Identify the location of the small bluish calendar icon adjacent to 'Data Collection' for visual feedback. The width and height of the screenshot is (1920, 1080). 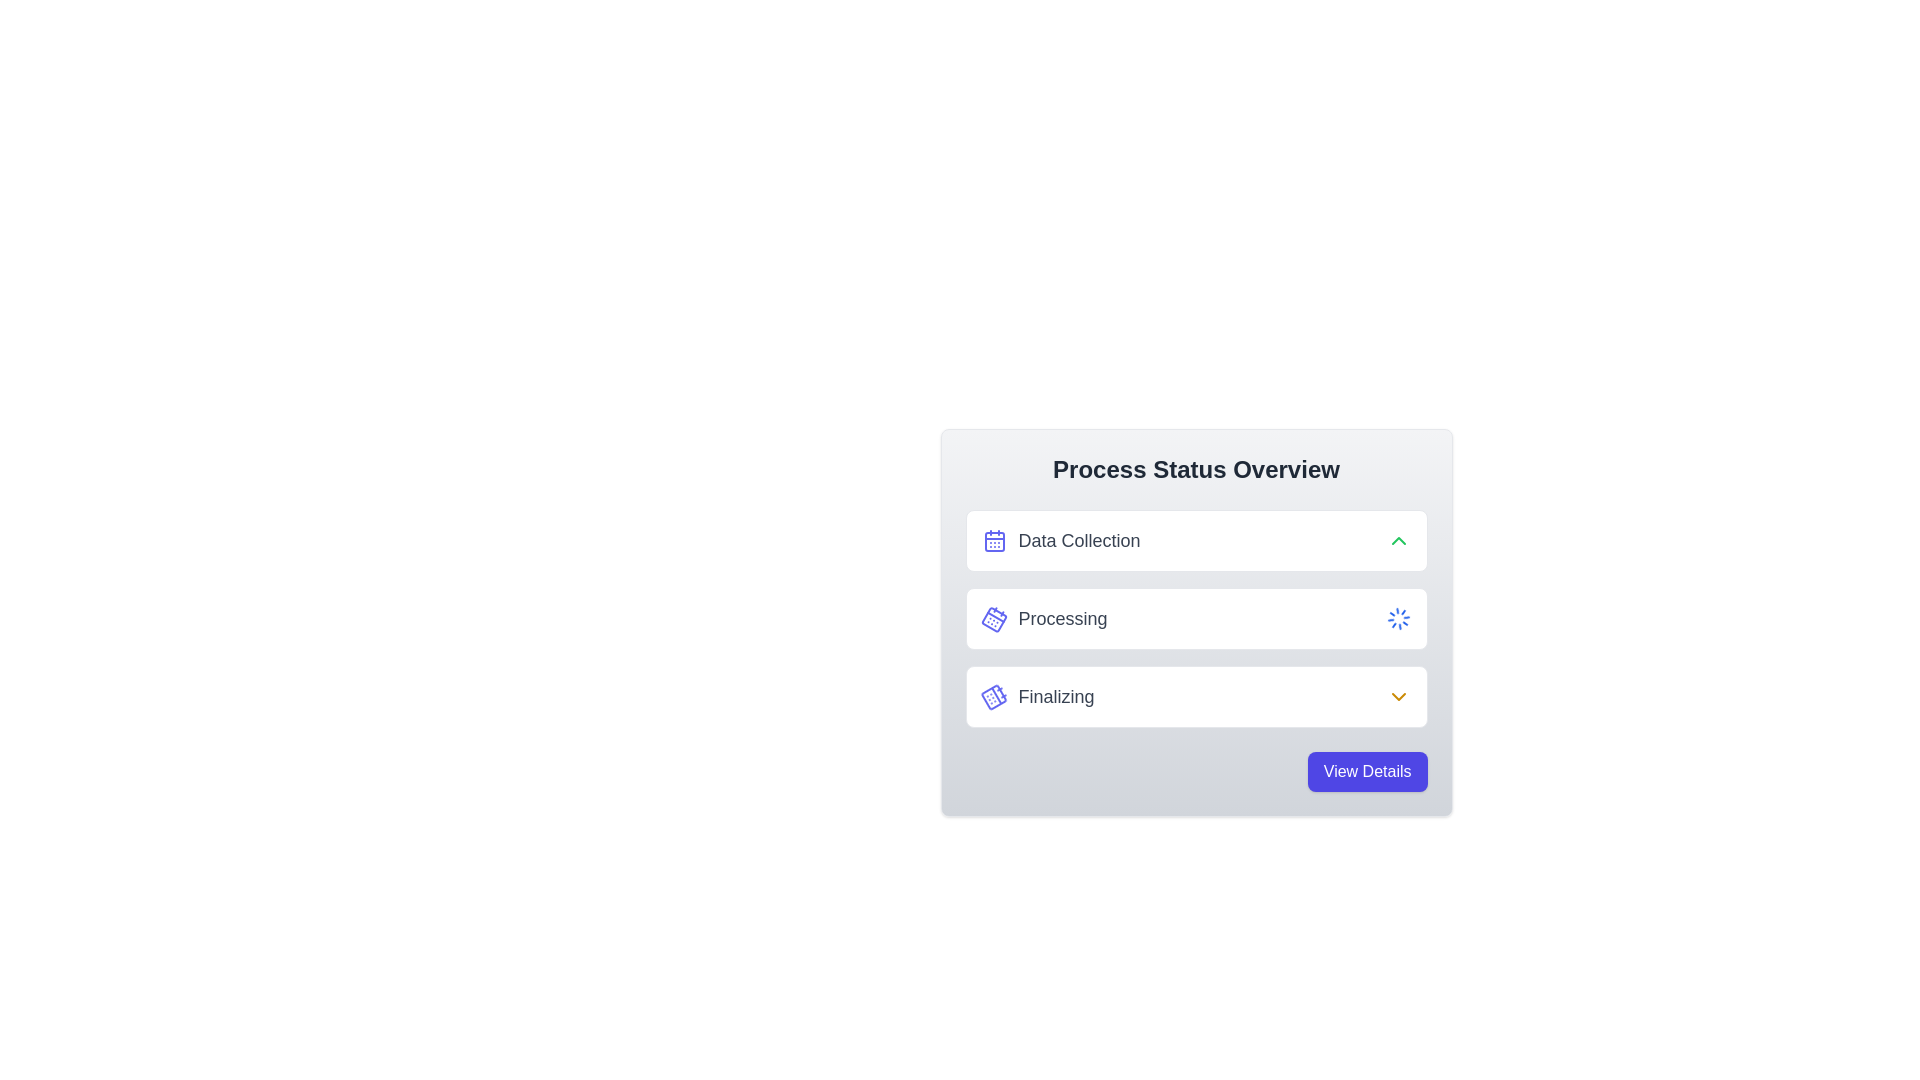
(994, 540).